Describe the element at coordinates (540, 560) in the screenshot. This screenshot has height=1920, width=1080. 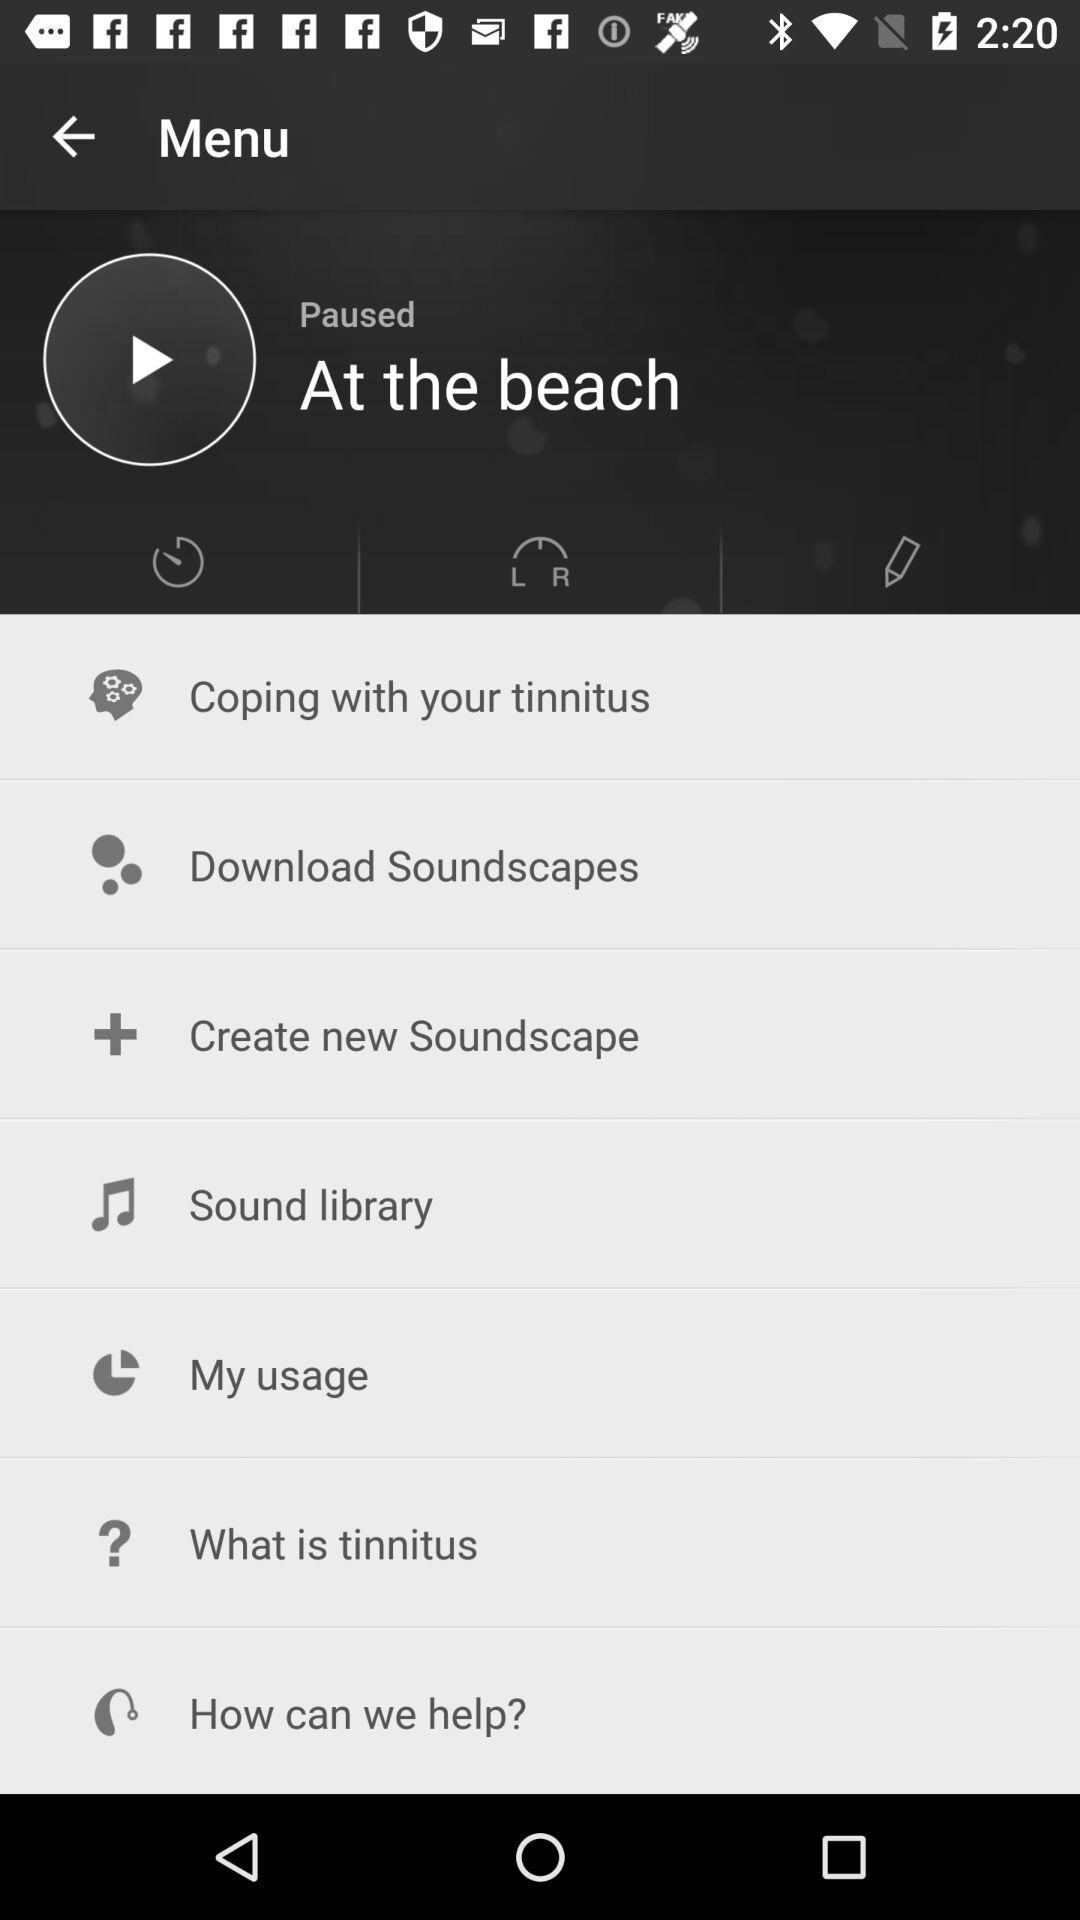
I see `icon above the coping with your` at that location.